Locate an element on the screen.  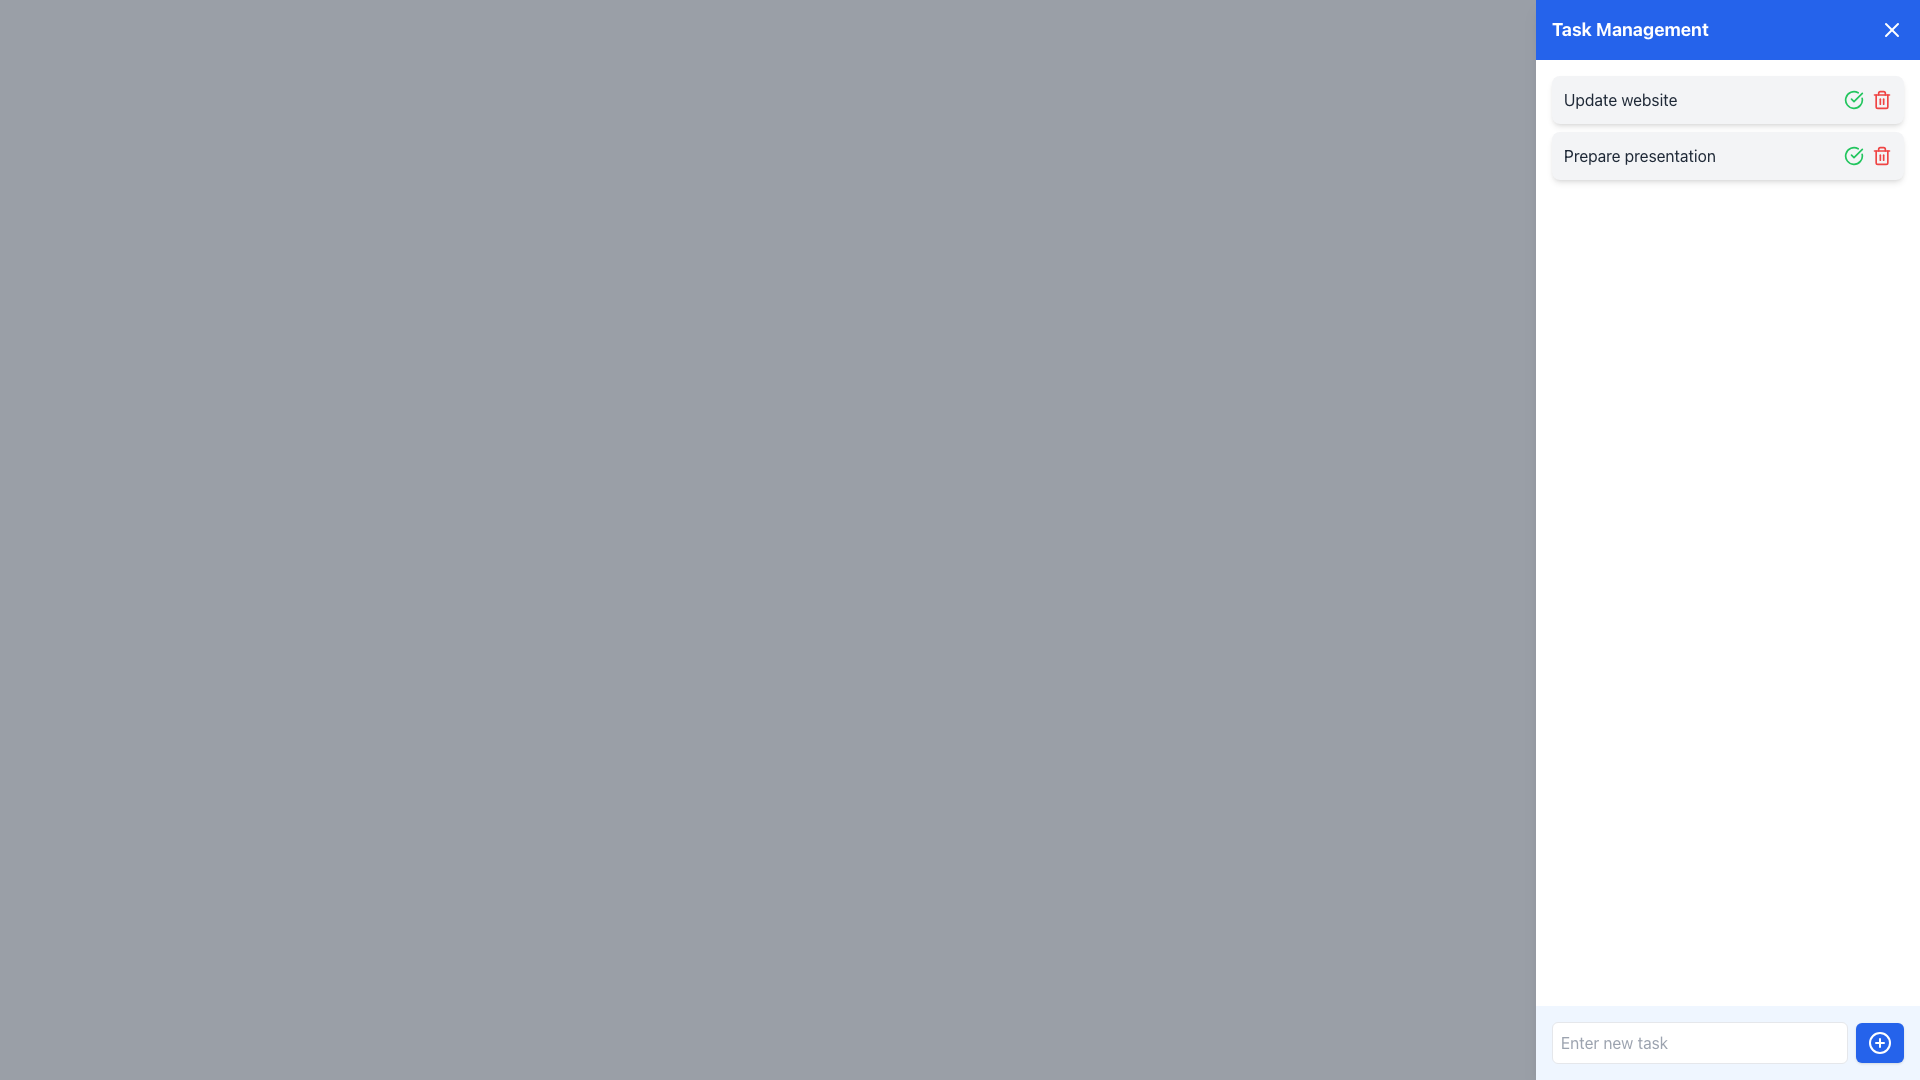
the delete button located to the right of the green checkmark icon in the second row of the Task Management section, which corresponds to the task labeled 'Prepare presentation' is located at coordinates (1880, 154).